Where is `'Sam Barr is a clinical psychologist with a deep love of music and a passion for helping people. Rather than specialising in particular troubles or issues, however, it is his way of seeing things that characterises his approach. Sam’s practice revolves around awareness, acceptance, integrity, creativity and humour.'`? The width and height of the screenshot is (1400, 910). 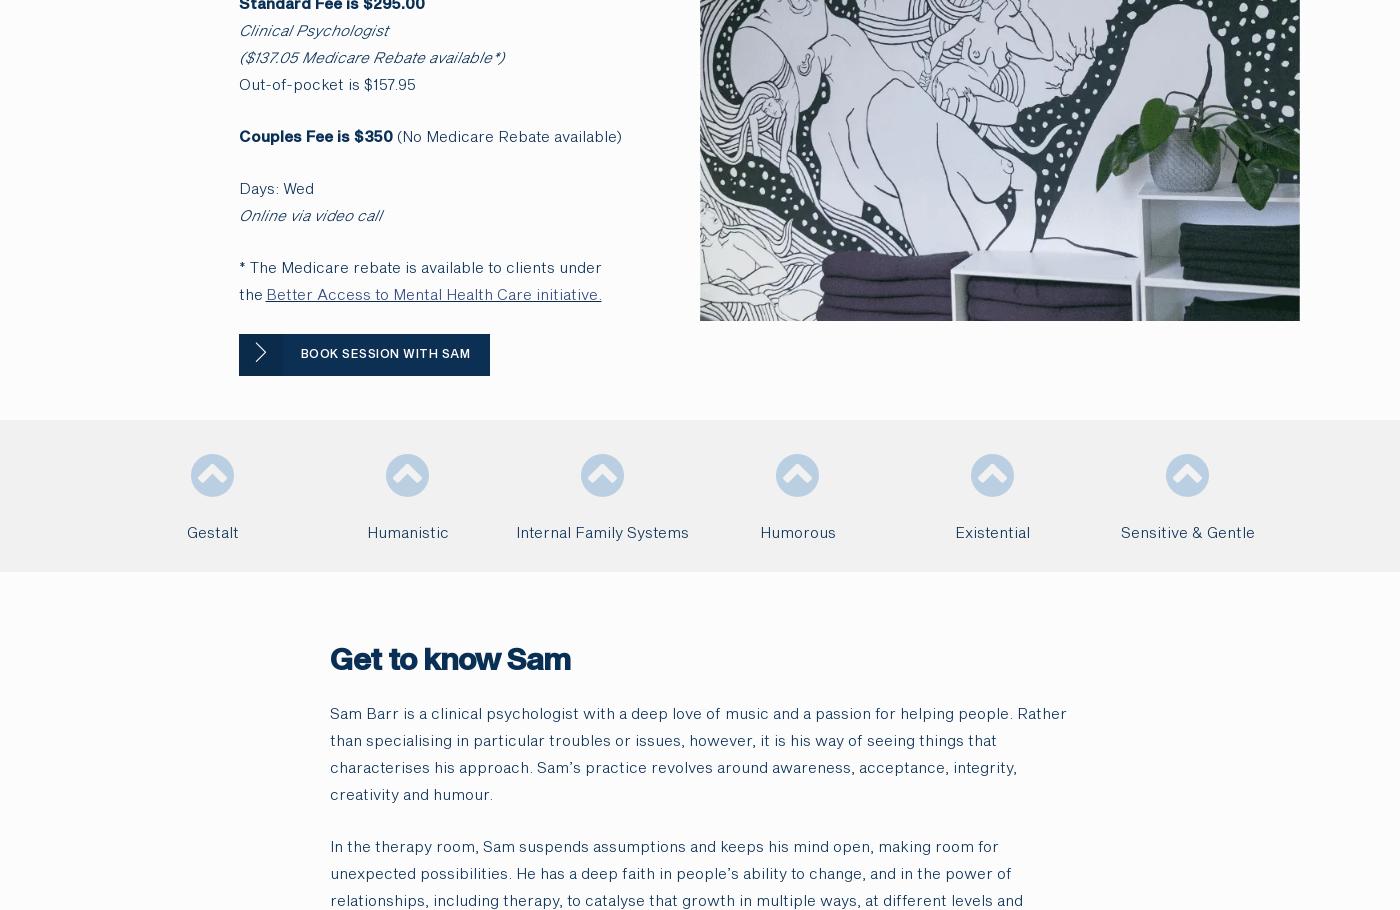
'Sam Barr is a clinical psychologist with a deep love of music and a passion for helping people. Rather than specialising in particular troubles or issues, however, it is his way of seeing things that characterises his approach. Sam’s practice revolves around awareness, acceptance, integrity, creativity and humour.' is located at coordinates (698, 754).